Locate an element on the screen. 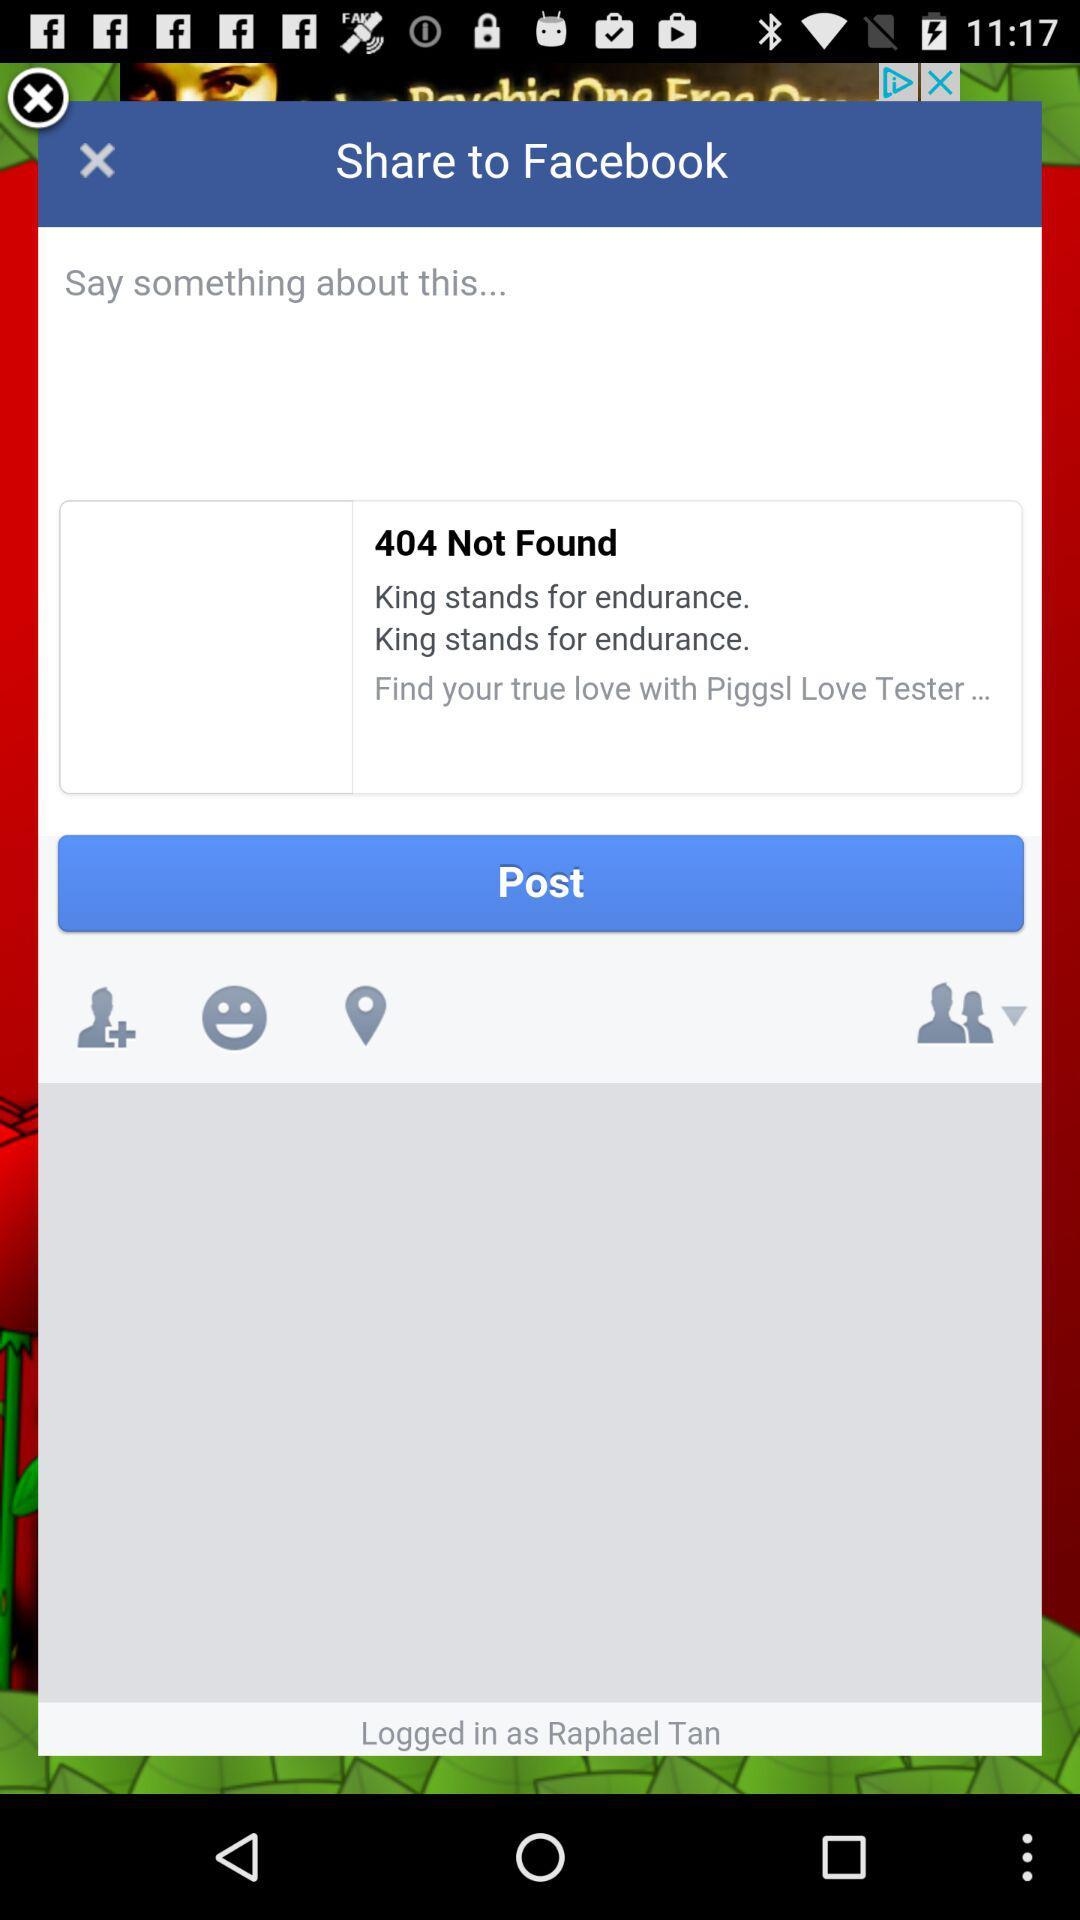 This screenshot has width=1080, height=1920. share to facebook is located at coordinates (540, 927).